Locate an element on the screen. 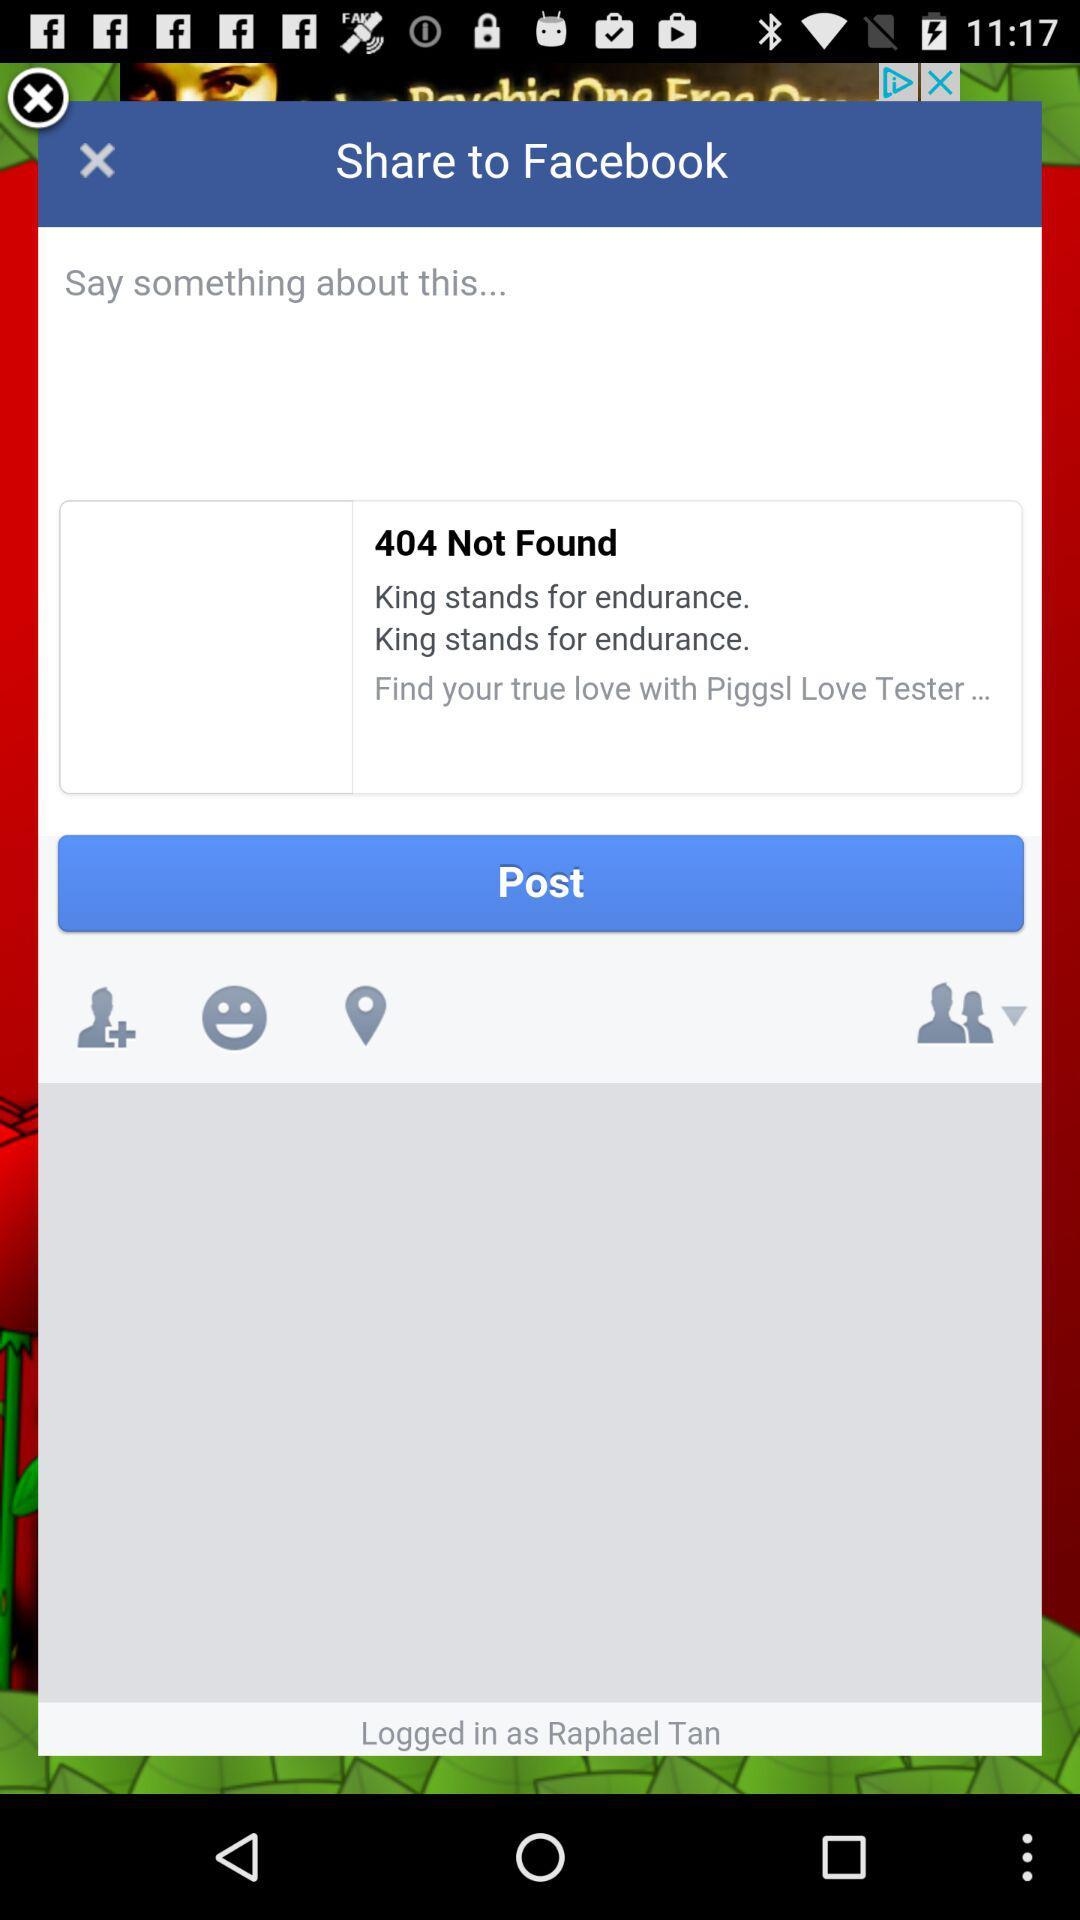 This screenshot has width=1080, height=1920. share to facebook is located at coordinates (540, 927).